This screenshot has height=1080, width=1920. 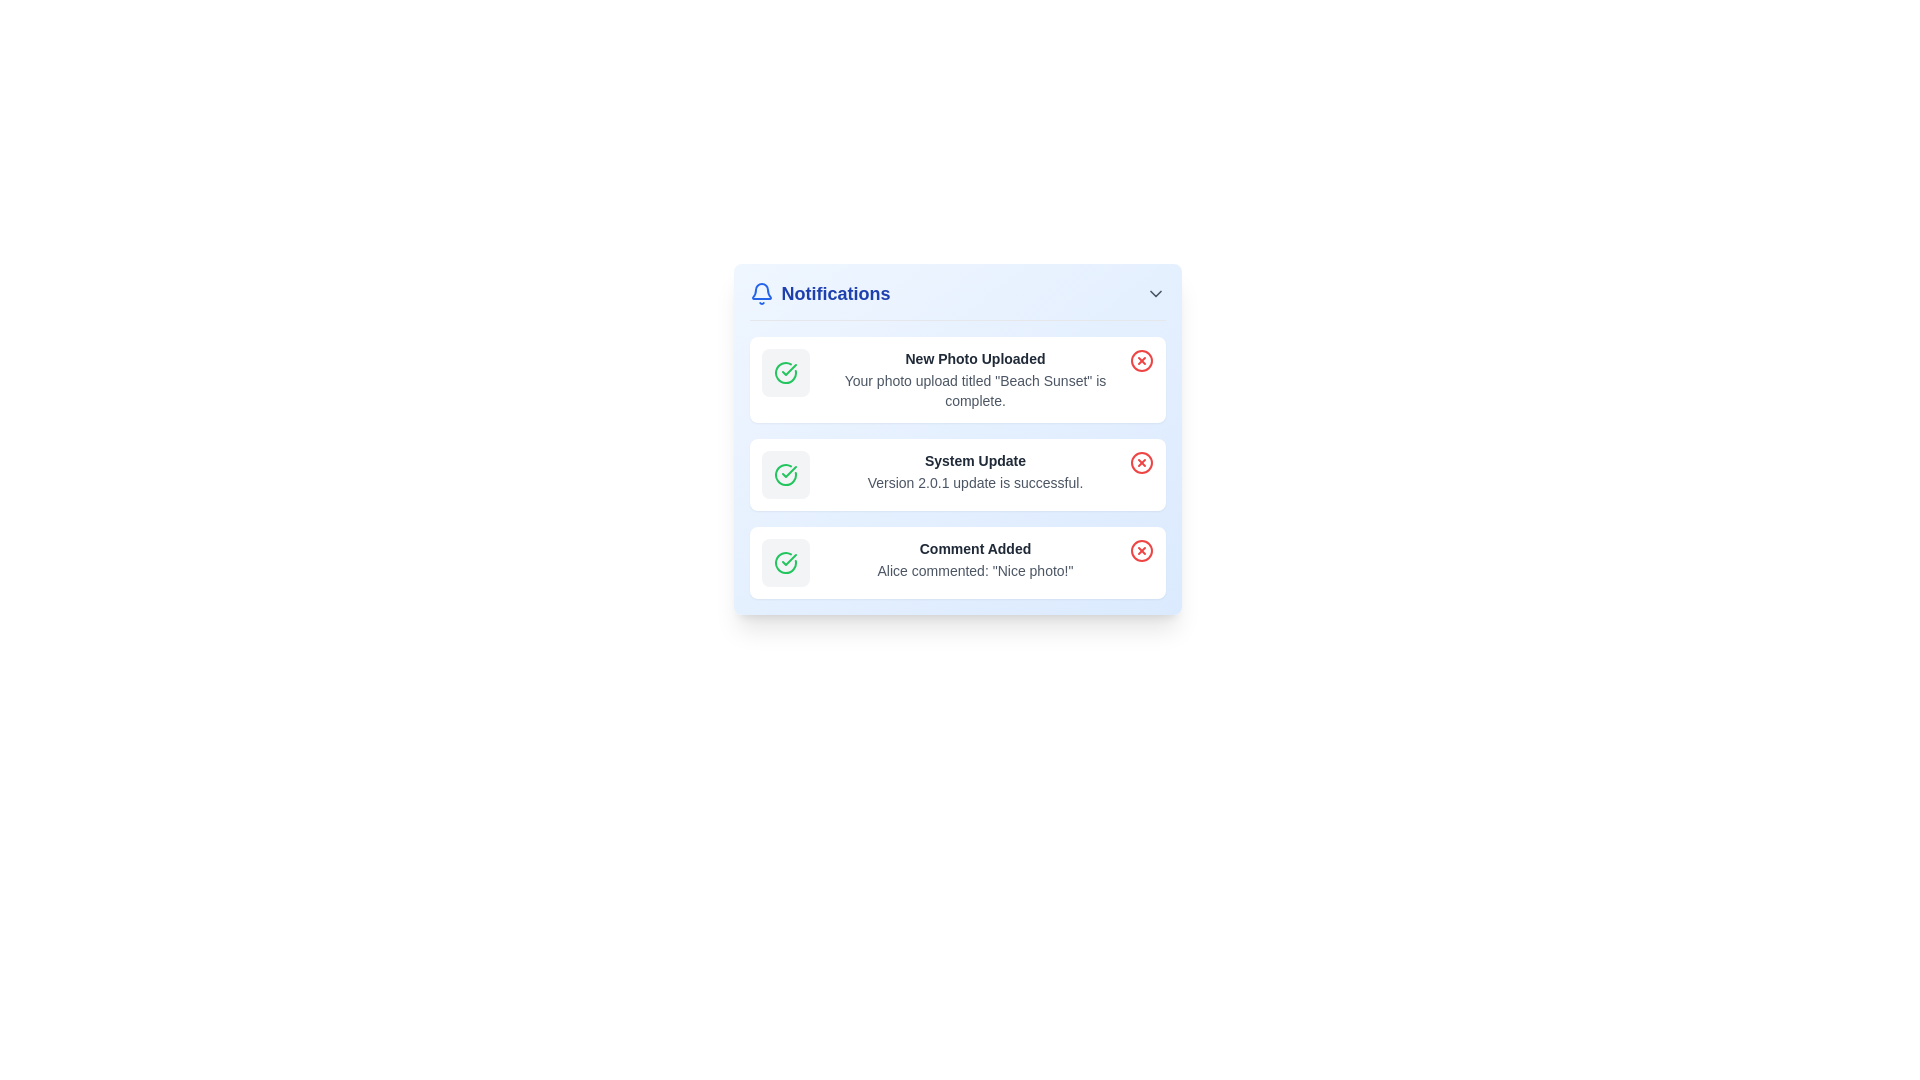 I want to click on the close button located at the top right of the third notification card labeled 'Comment Added' to change its color, so click(x=1141, y=551).